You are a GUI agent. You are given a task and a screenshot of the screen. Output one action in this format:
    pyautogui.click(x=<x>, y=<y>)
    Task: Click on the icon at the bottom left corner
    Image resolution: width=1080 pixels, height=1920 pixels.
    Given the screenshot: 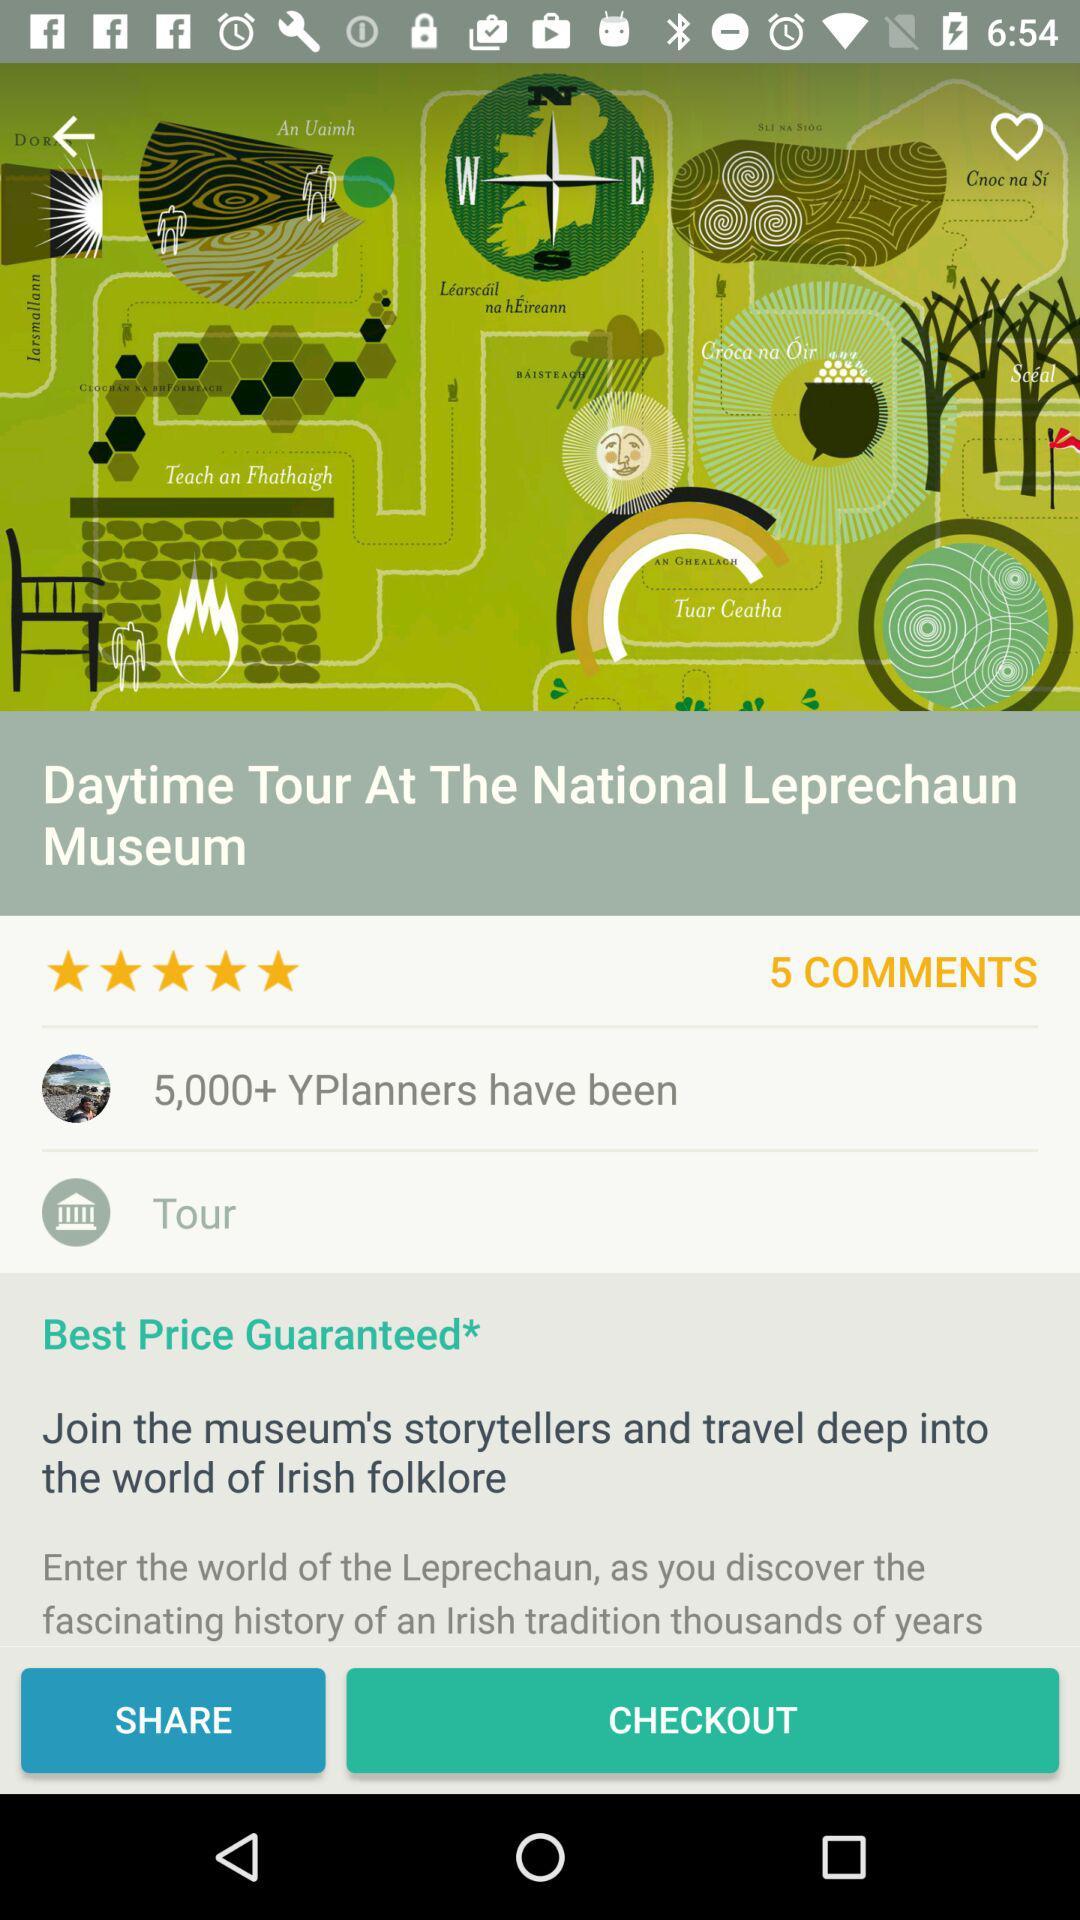 What is the action you would take?
    pyautogui.click(x=172, y=1719)
    